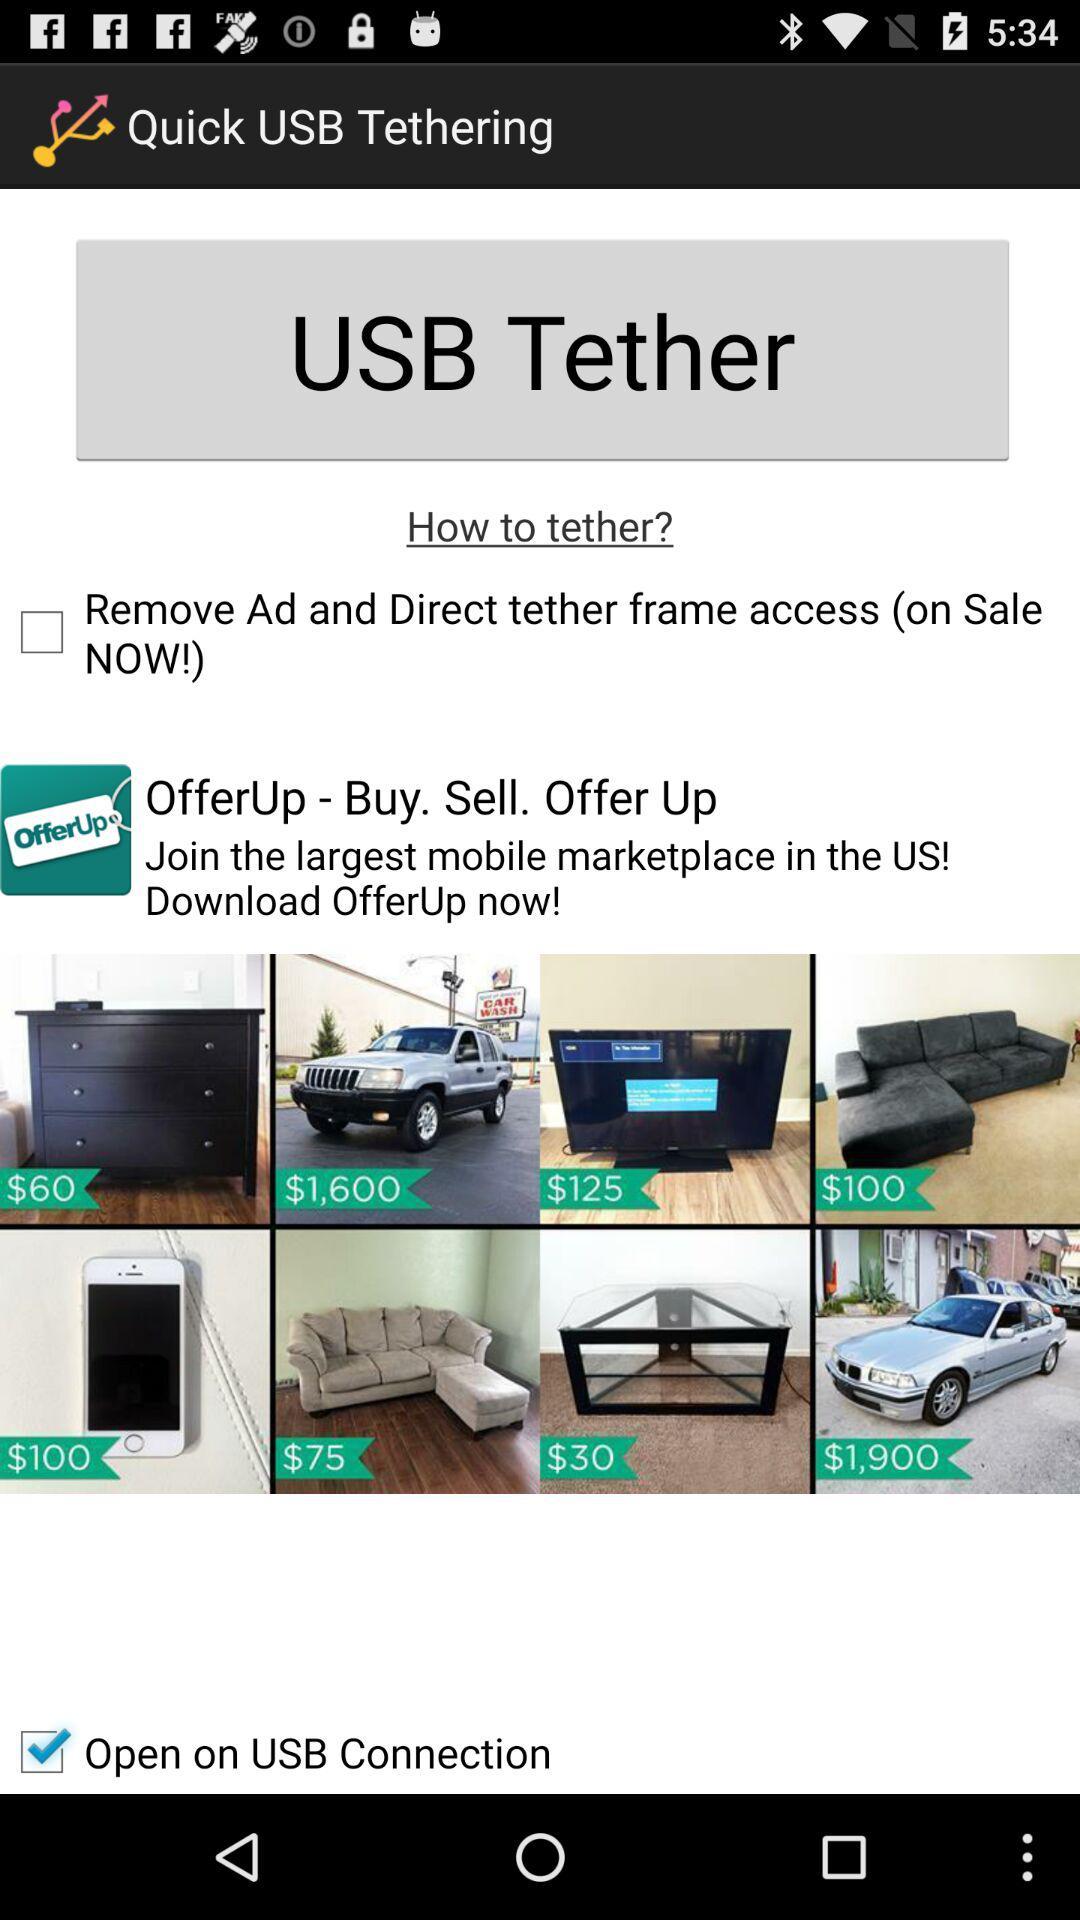  I want to click on the remove ad and, so click(540, 631).